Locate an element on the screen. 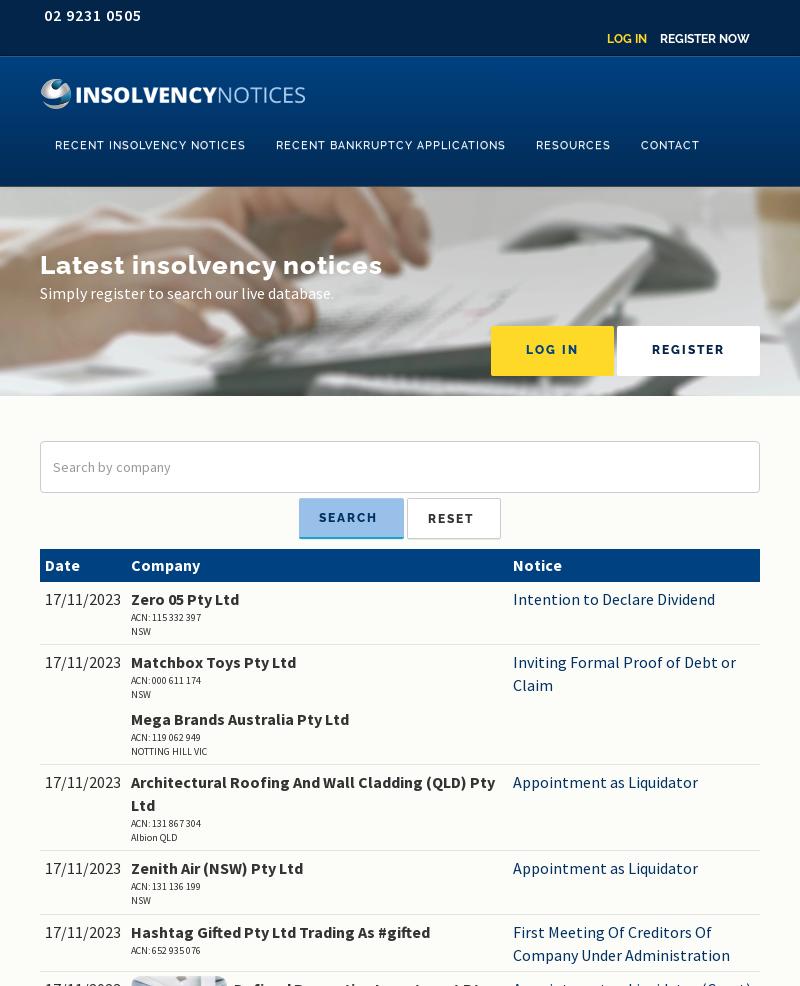  'Company' is located at coordinates (165, 563).